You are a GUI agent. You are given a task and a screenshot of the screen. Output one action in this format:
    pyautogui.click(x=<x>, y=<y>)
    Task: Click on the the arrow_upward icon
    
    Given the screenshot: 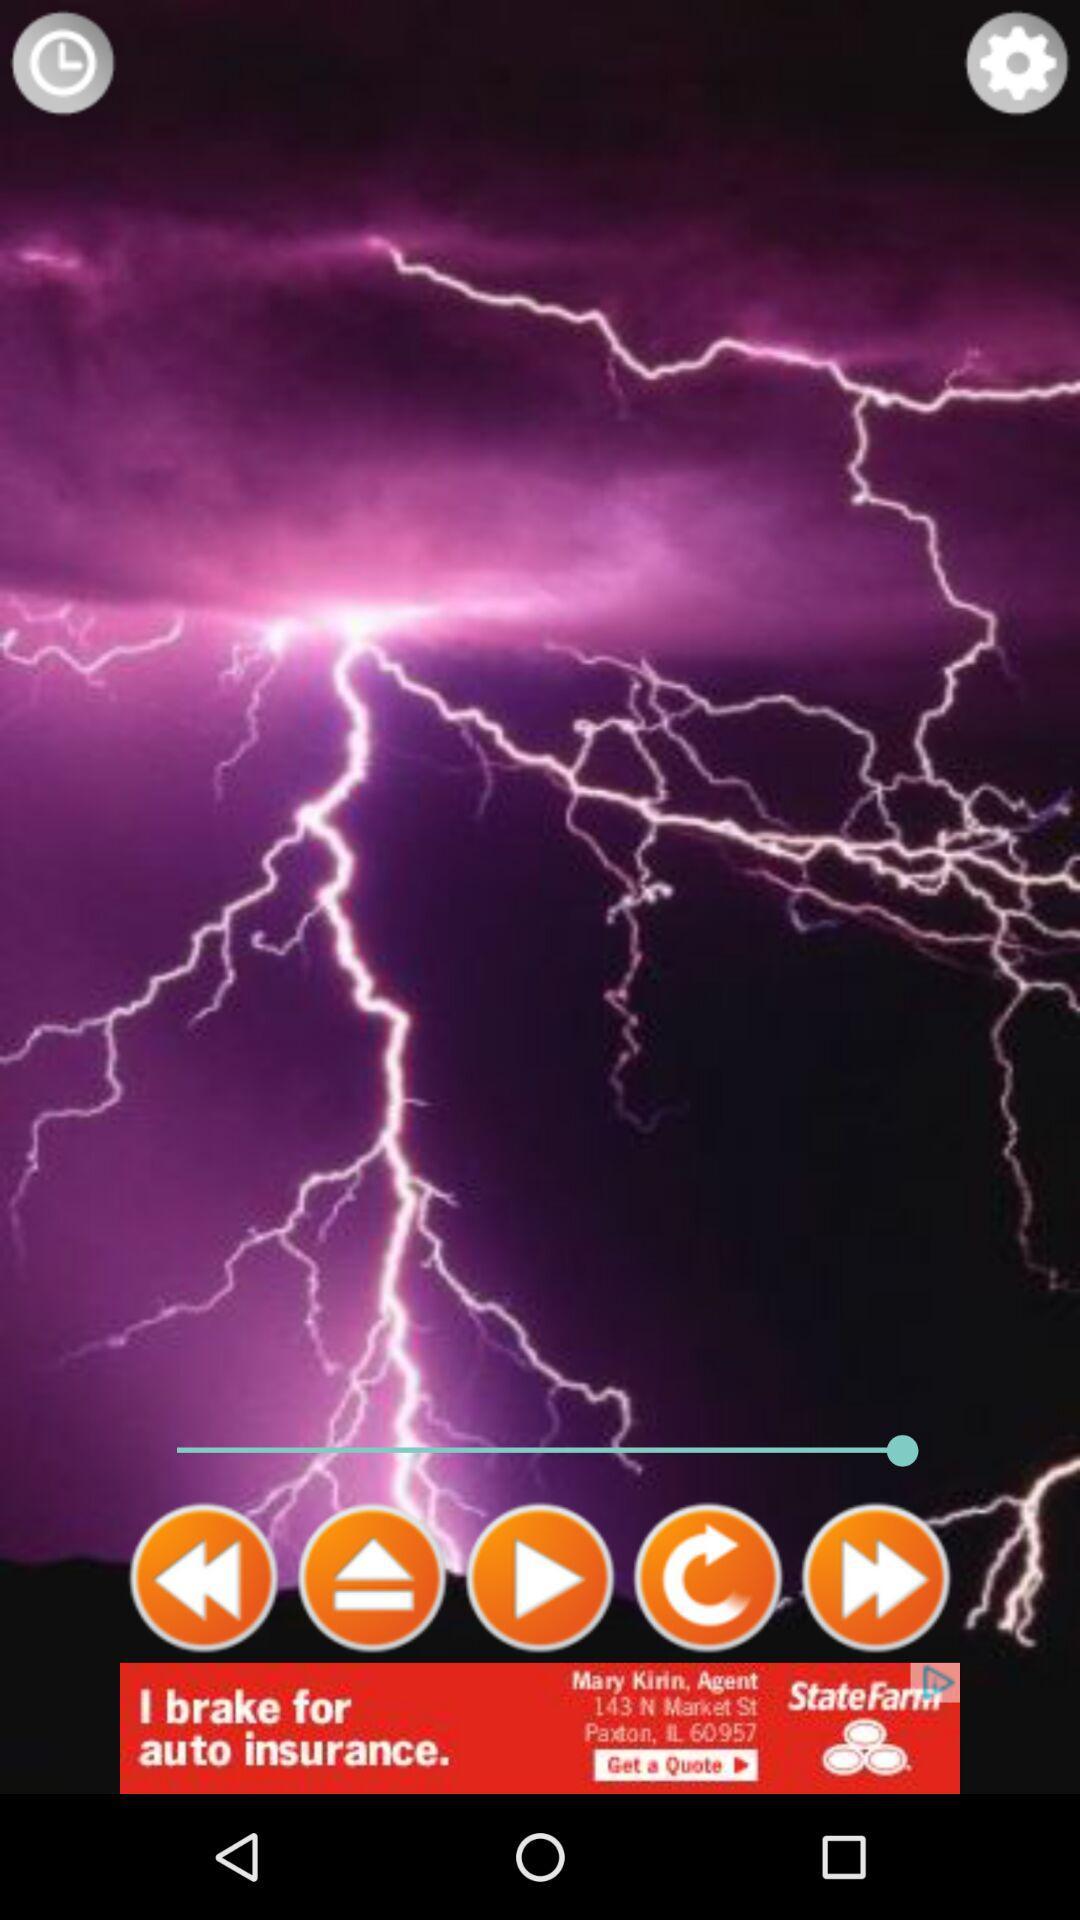 What is the action you would take?
    pyautogui.click(x=371, y=1688)
    